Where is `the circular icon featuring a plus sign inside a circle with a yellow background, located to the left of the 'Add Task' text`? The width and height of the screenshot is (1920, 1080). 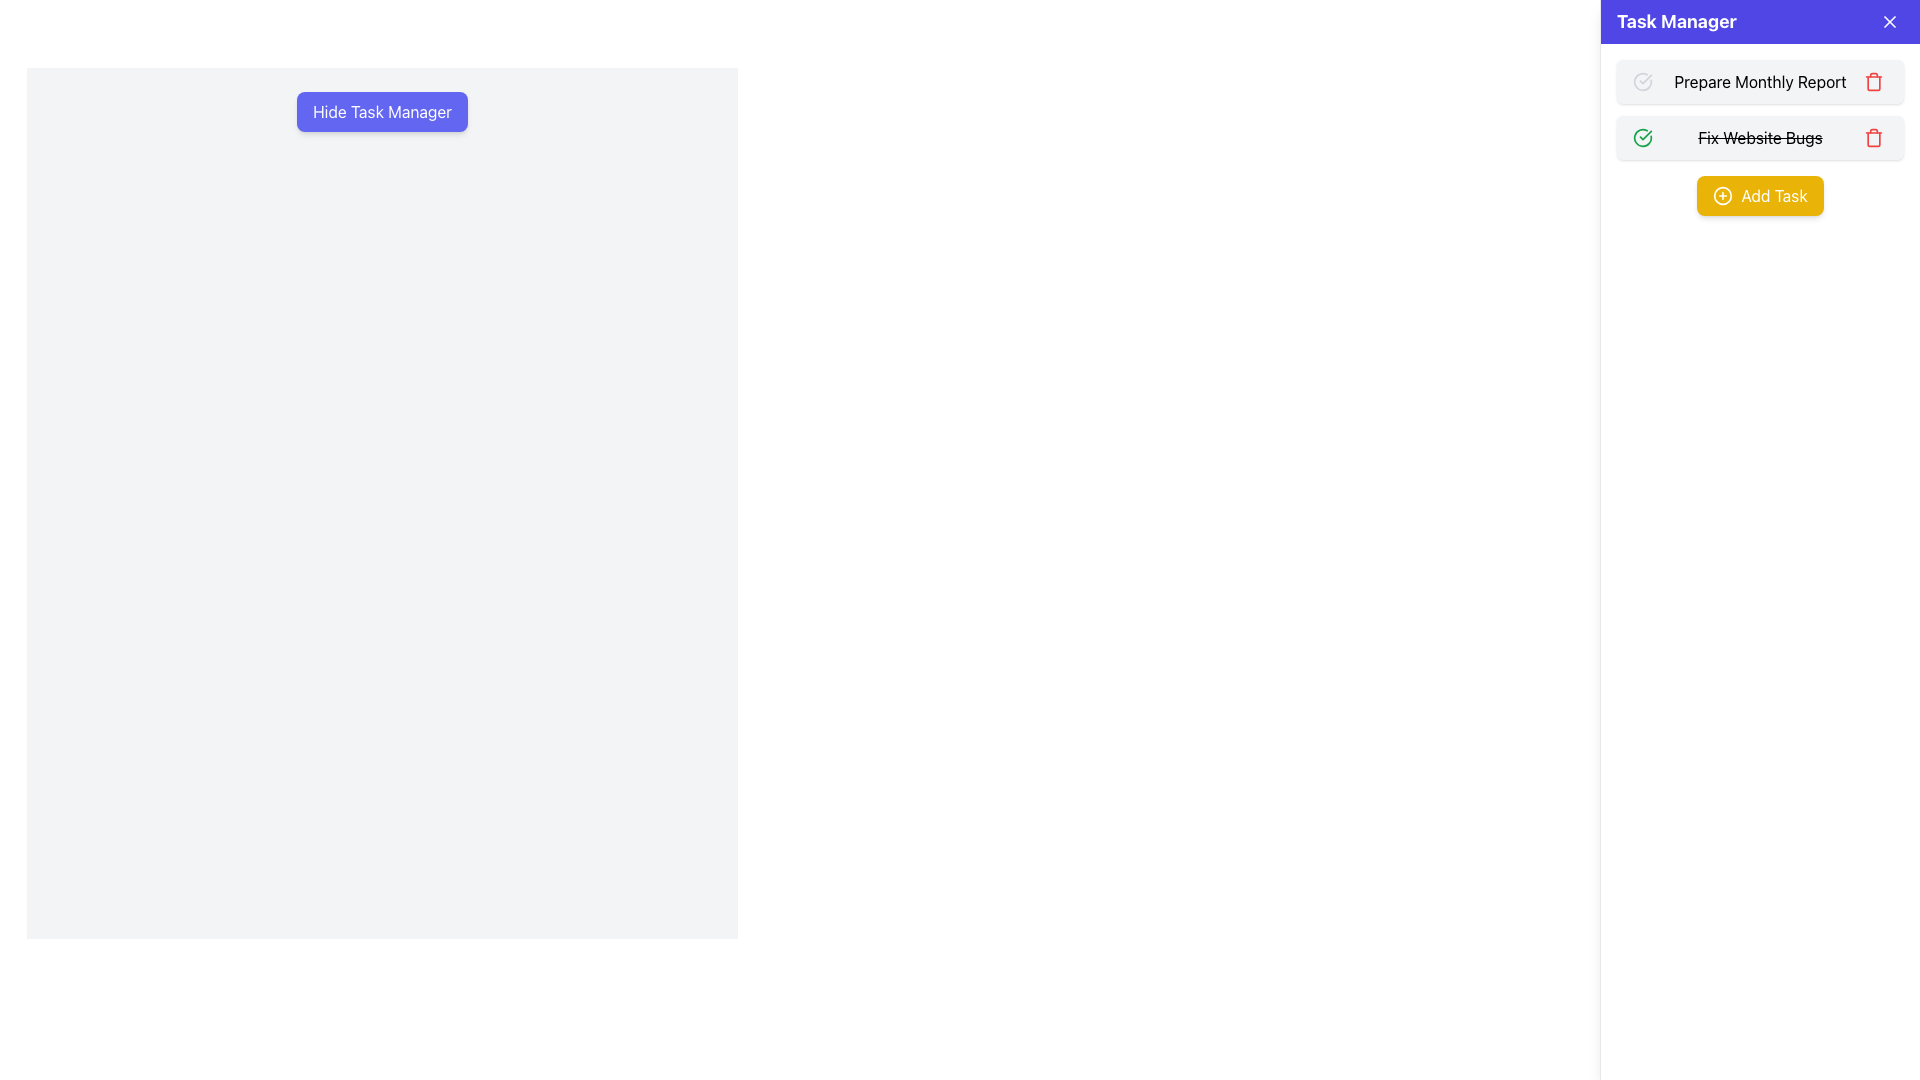
the circular icon featuring a plus sign inside a circle with a yellow background, located to the left of the 'Add Task' text is located at coordinates (1722, 196).